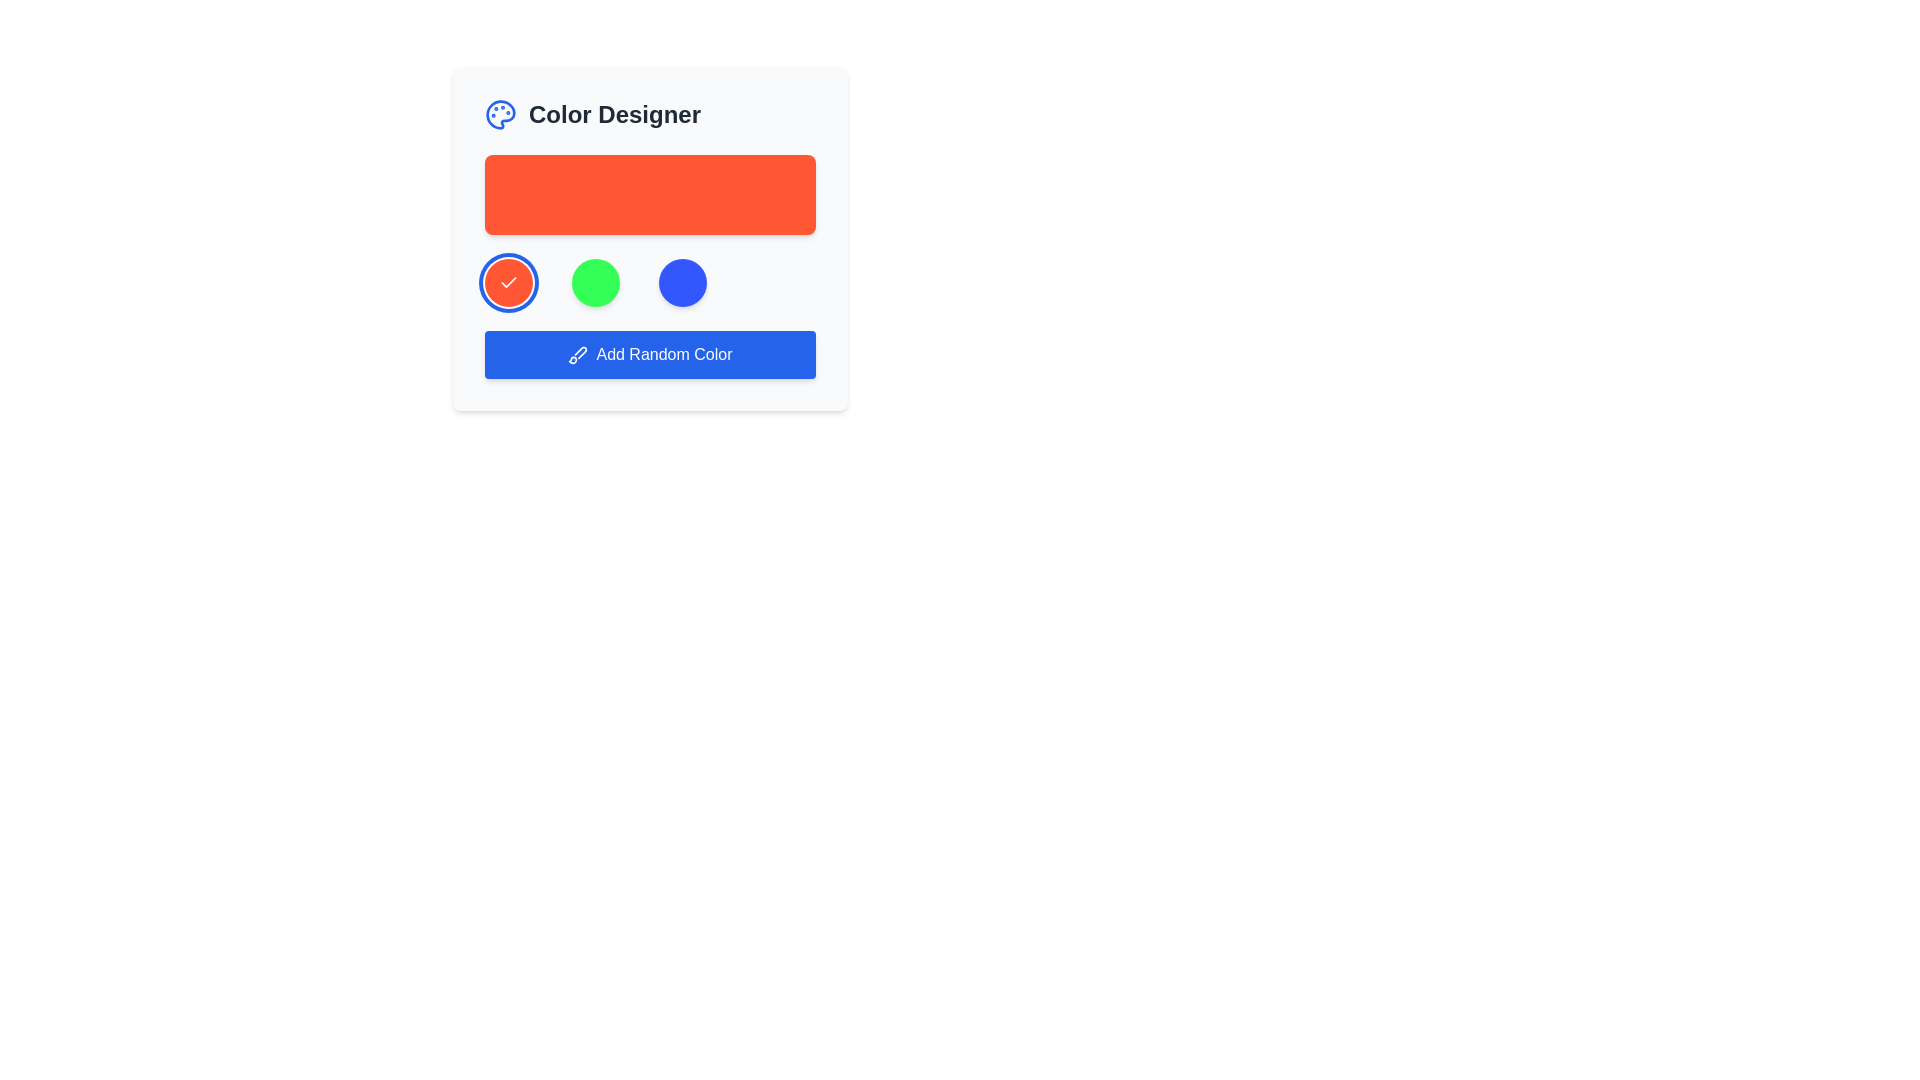  Describe the element at coordinates (508, 281) in the screenshot. I see `the circular button that contains the checkmark icon, which is a simple white vector graphic in the center of the first button in a series of three buttons` at that location.